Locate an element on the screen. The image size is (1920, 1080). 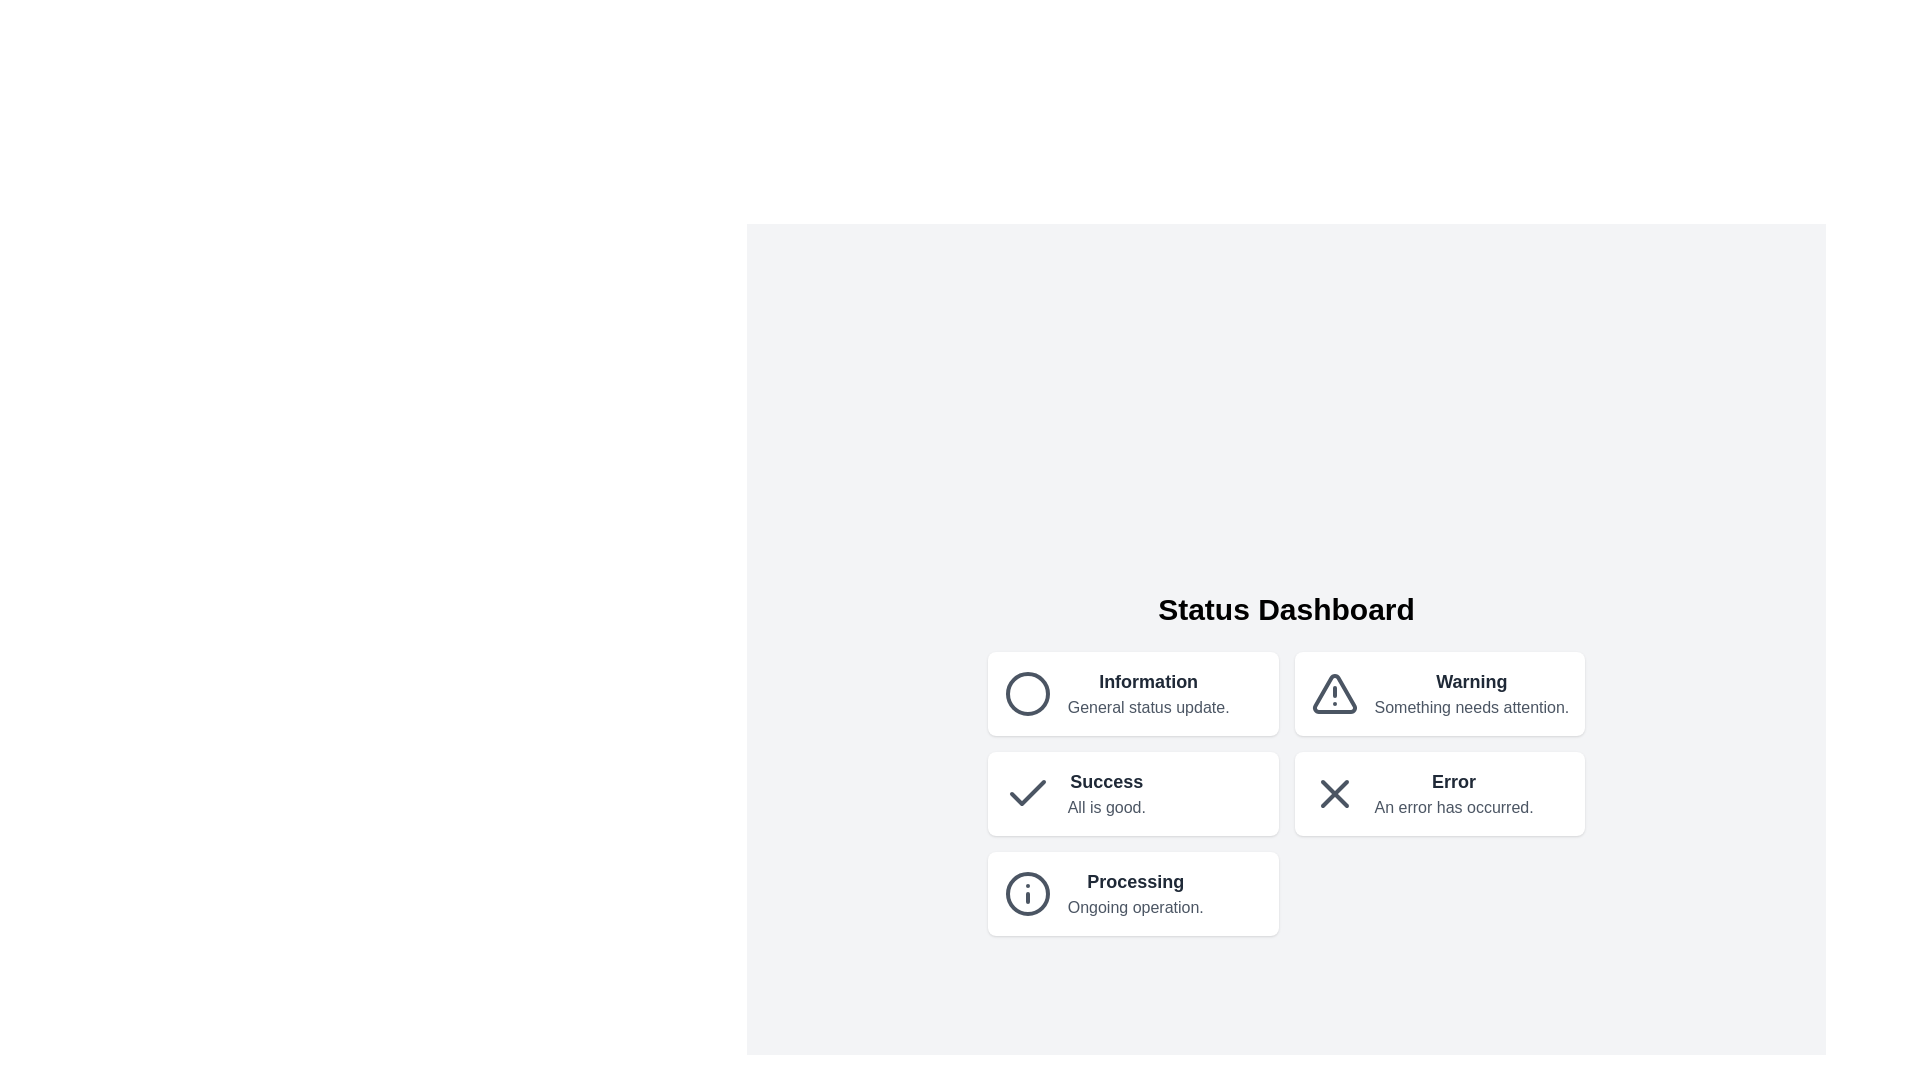
the text label displaying 'Ongoing operation.' located directly below the 'Processing' label within the lower-left quadrant of the dashboard interface is located at coordinates (1135, 907).